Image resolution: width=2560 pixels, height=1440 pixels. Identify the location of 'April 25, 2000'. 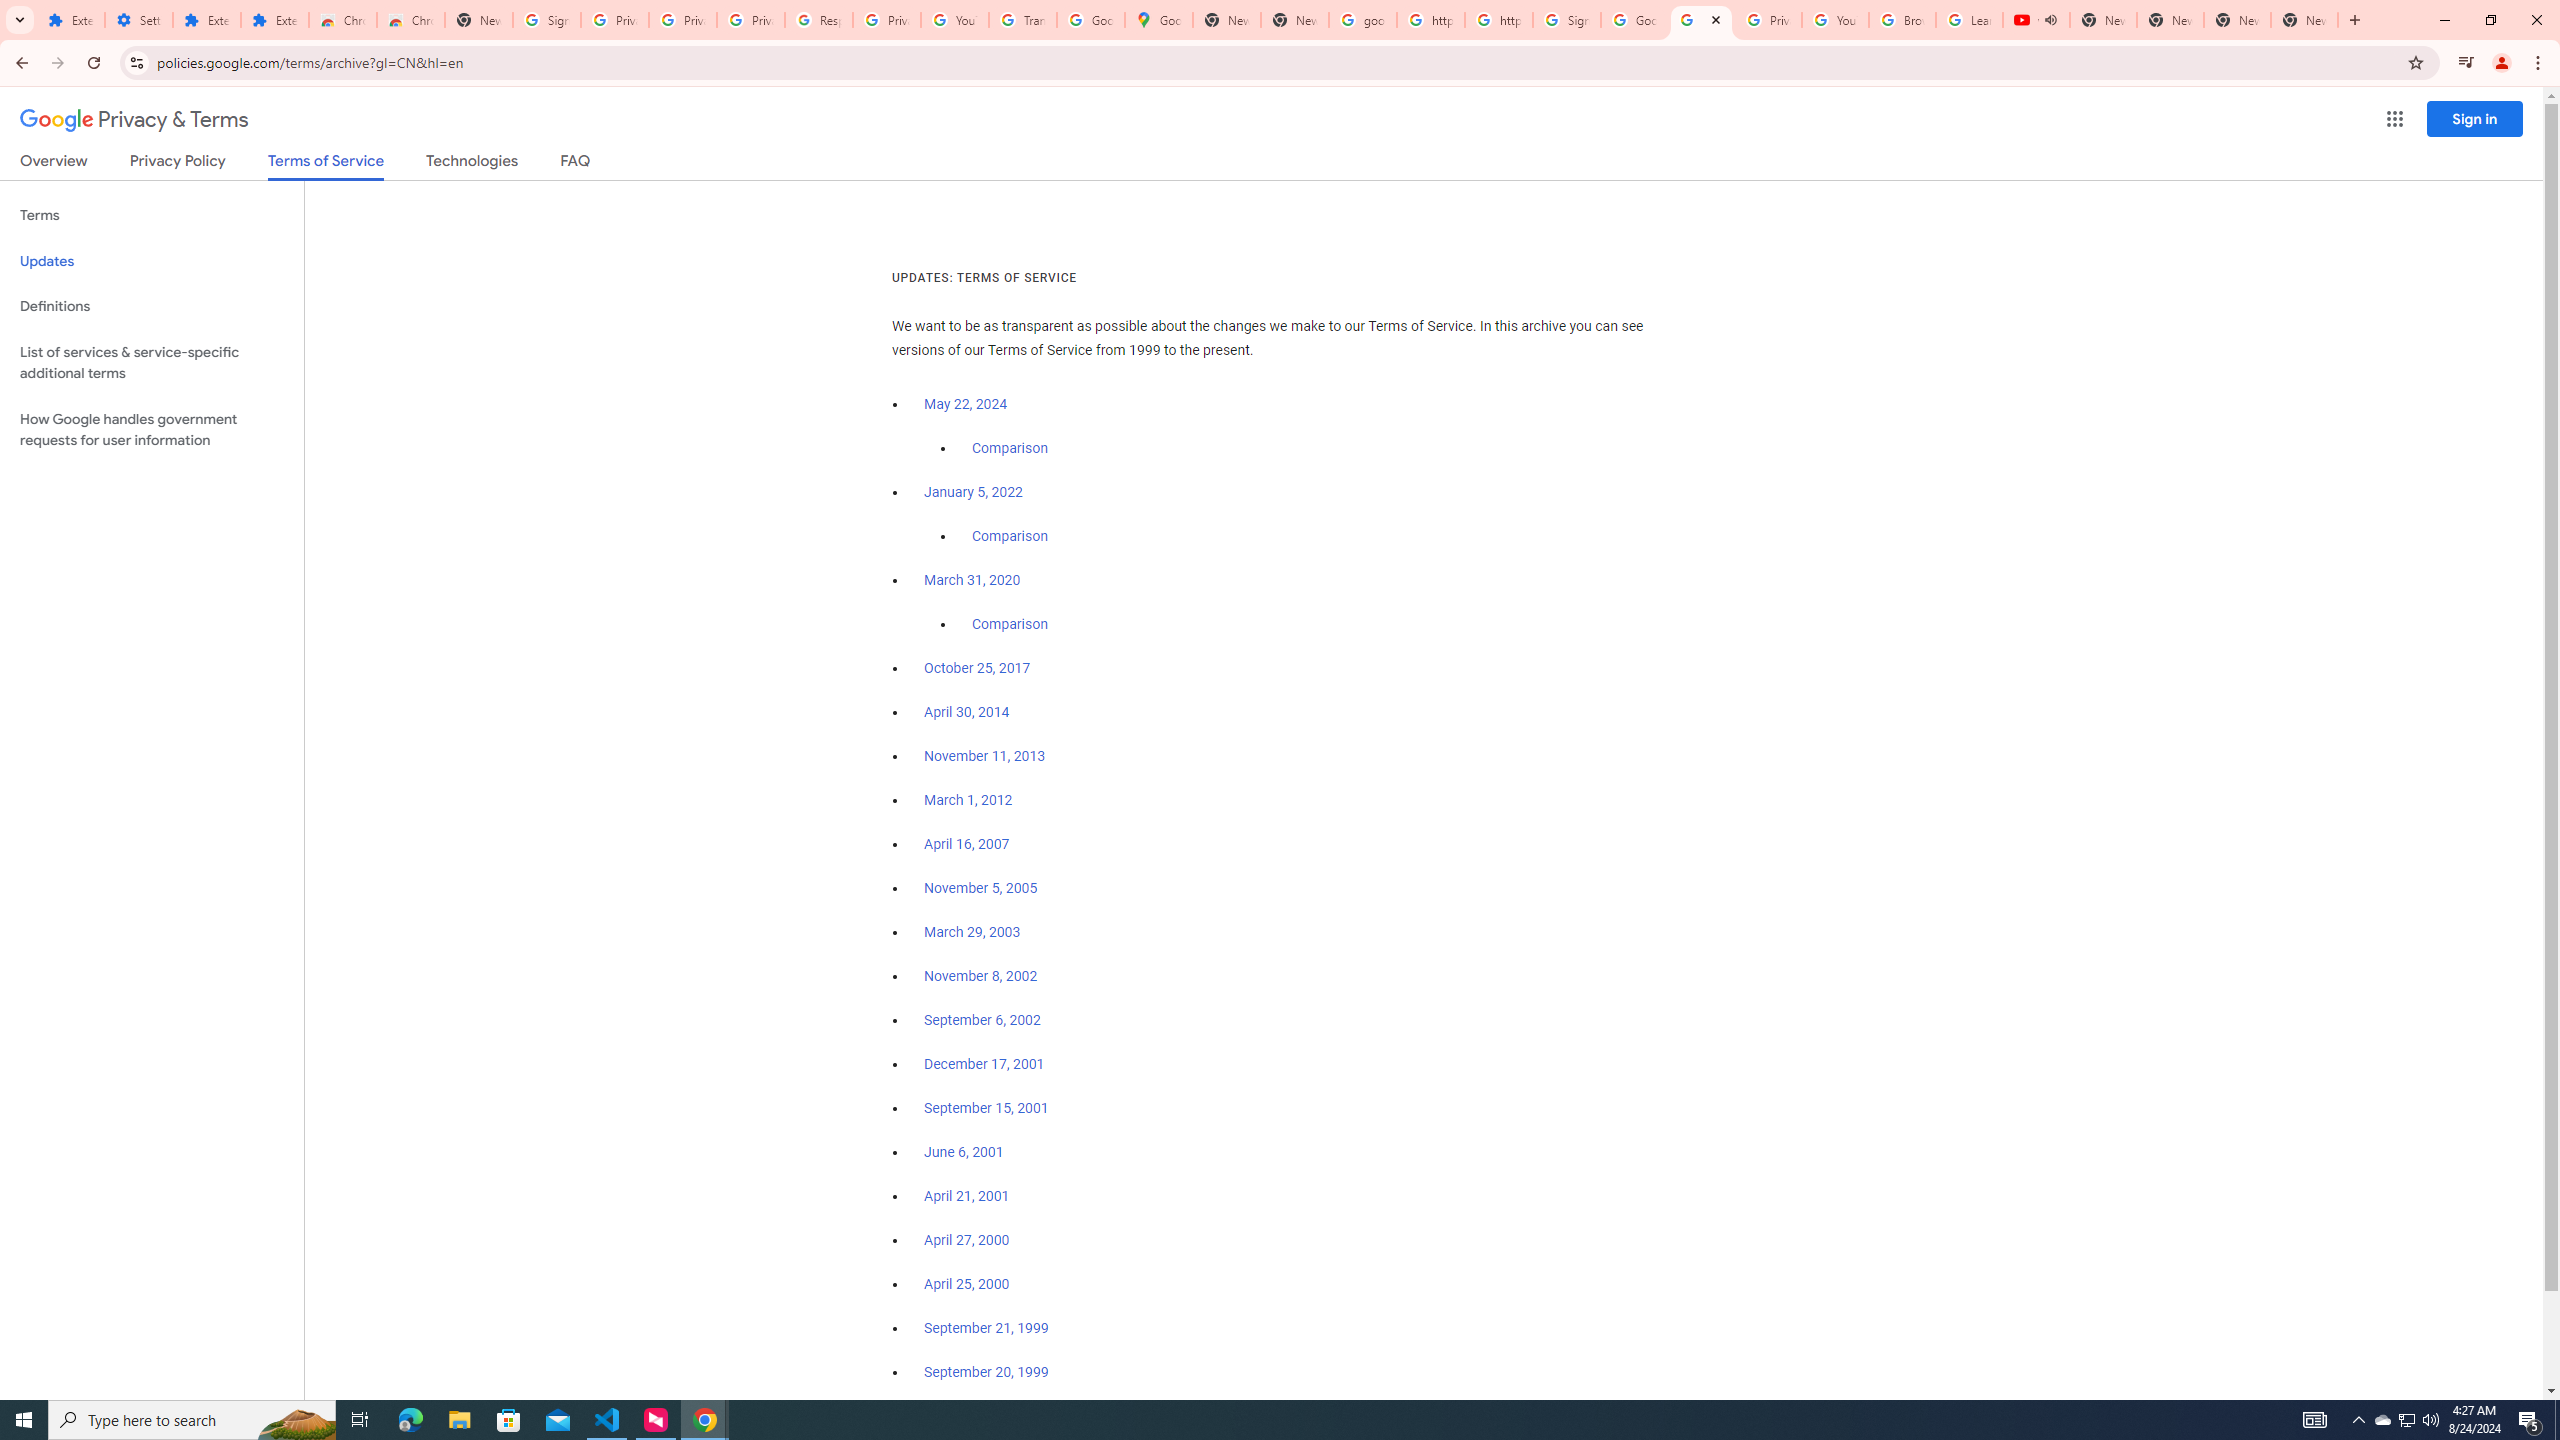
(966, 1282).